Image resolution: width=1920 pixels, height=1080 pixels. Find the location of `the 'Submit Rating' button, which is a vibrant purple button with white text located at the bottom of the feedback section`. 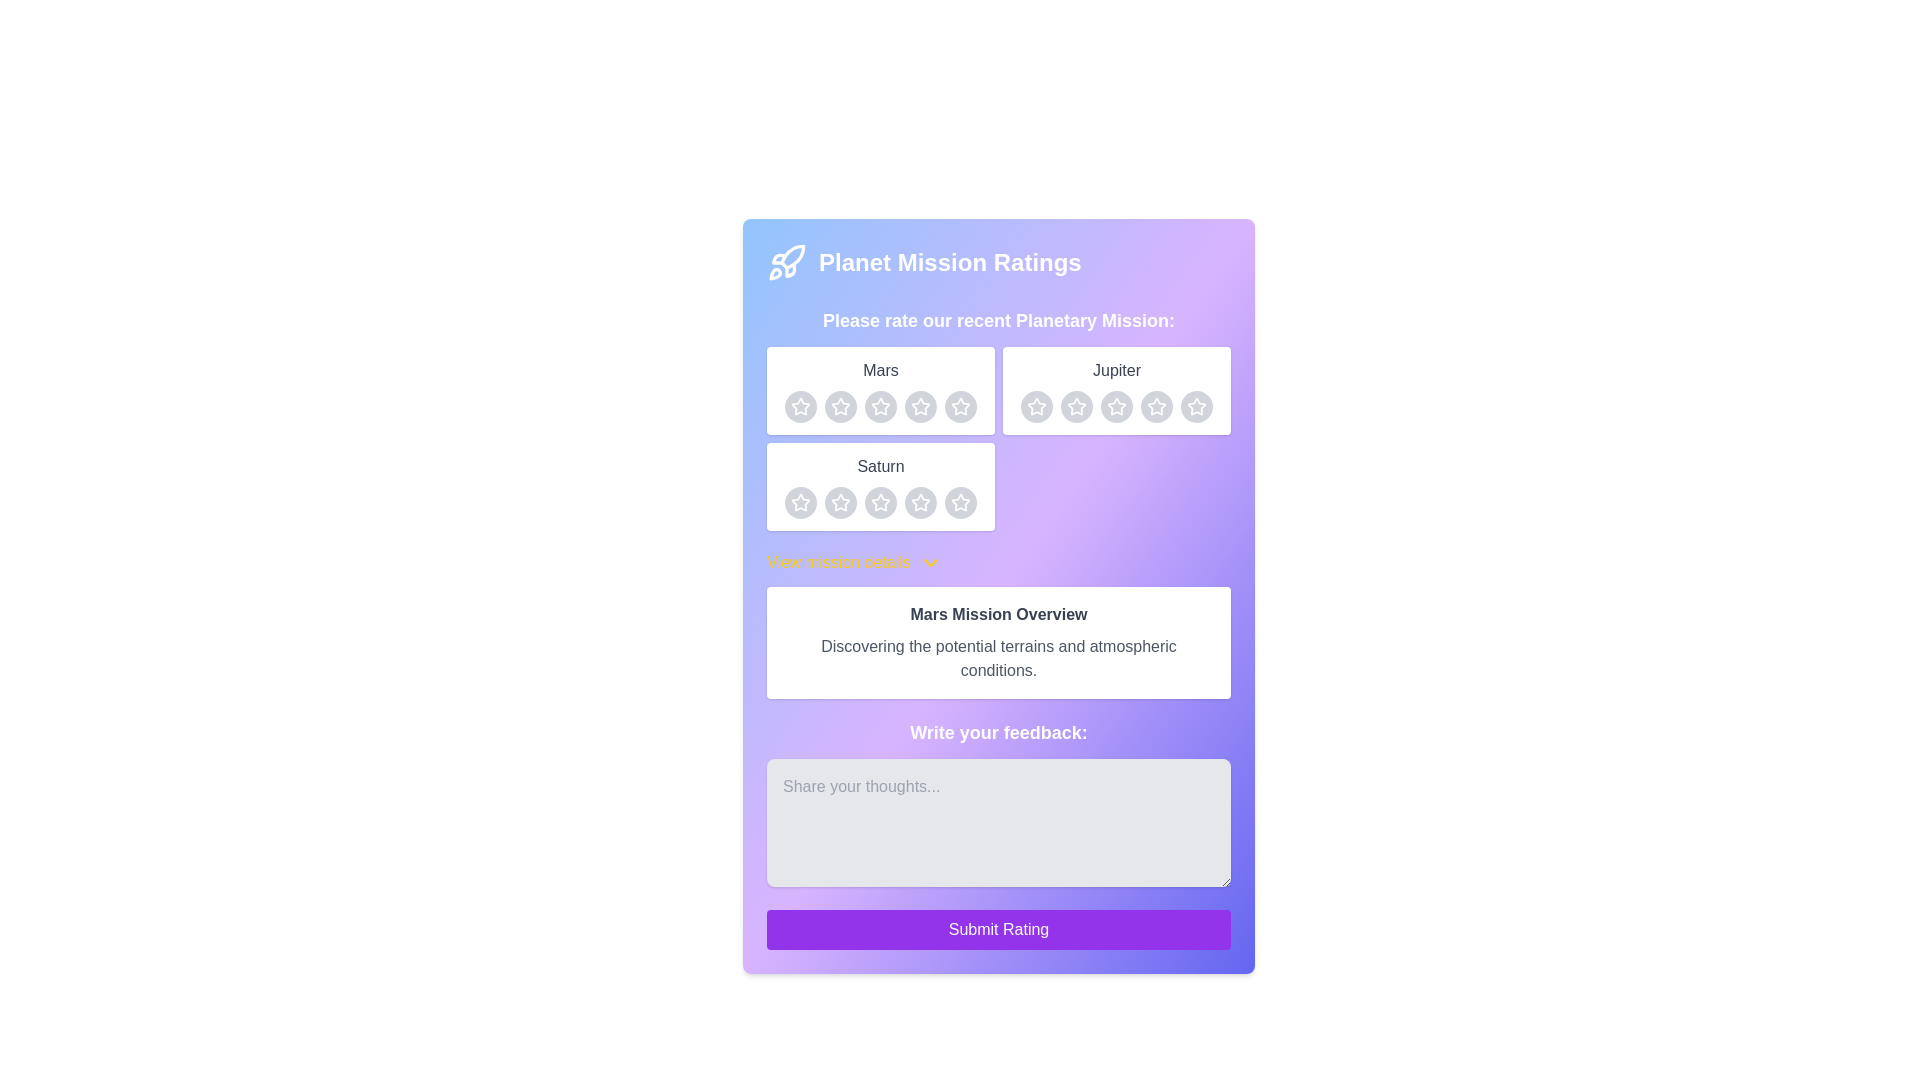

the 'Submit Rating' button, which is a vibrant purple button with white text located at the bottom of the feedback section is located at coordinates (998, 929).